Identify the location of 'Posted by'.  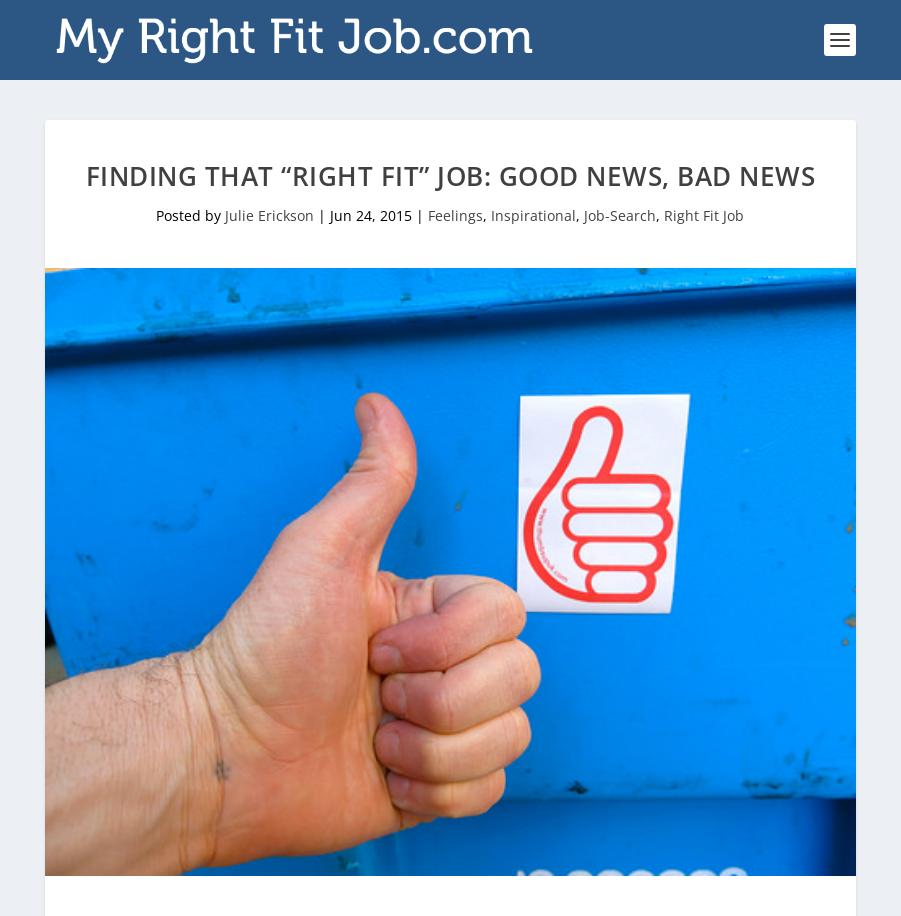
(189, 213).